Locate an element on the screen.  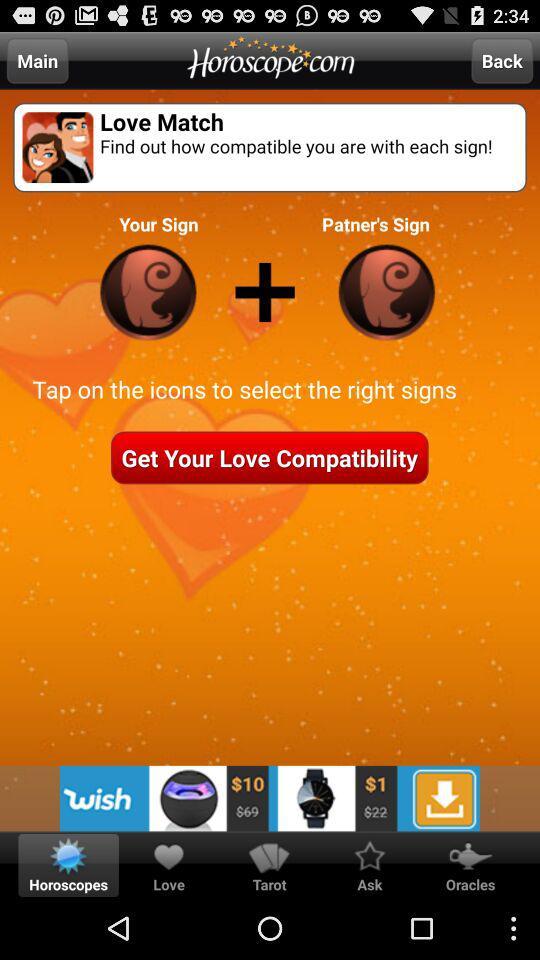
signature is located at coordinates (147, 291).